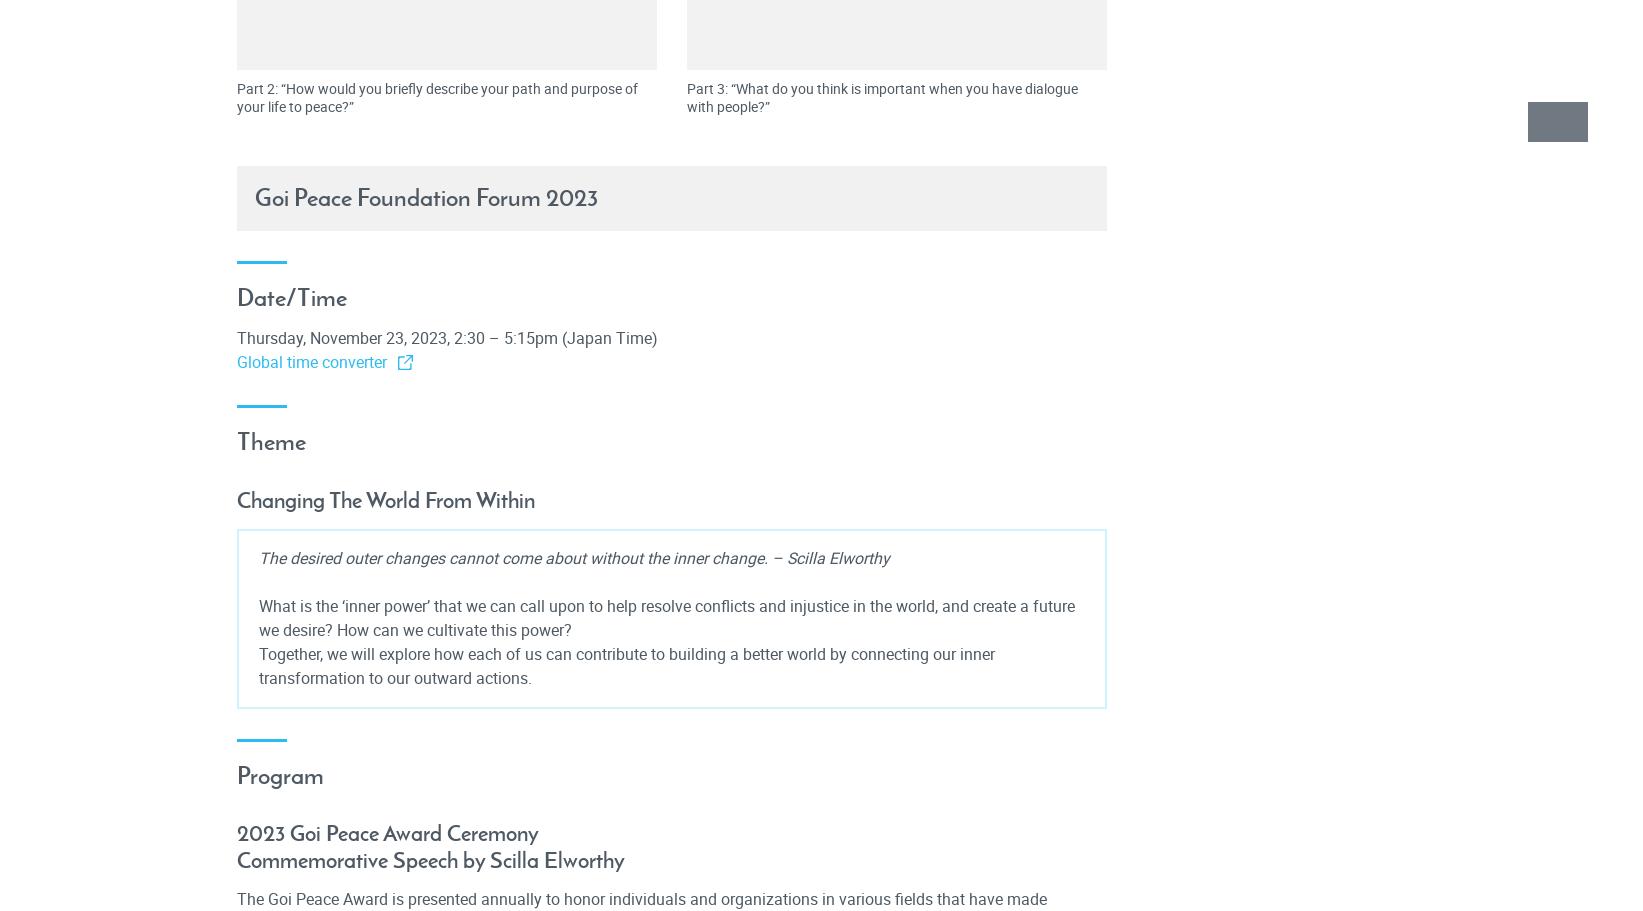 This screenshot has height=911, width=1643. I want to click on 'Global time converter', so click(310, 362).